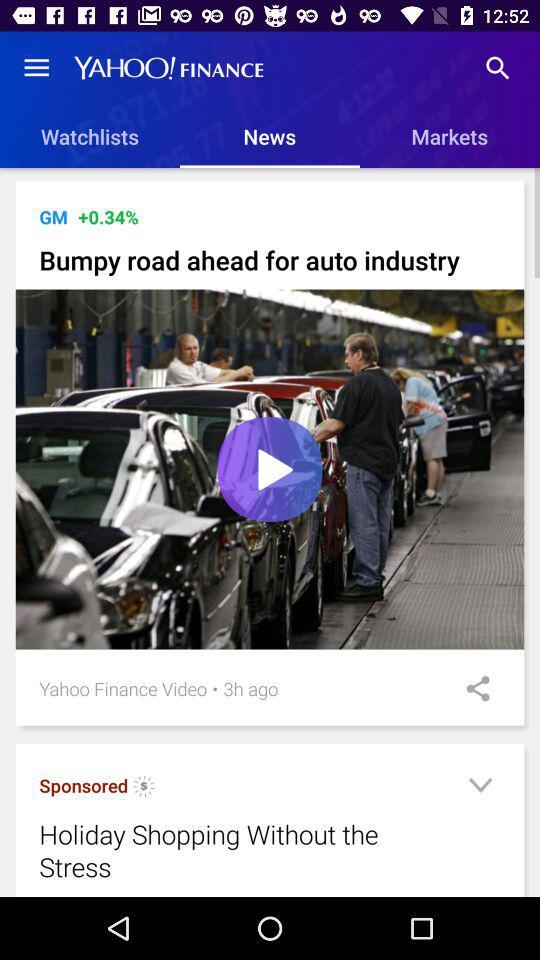 This screenshot has height=960, width=540. What do you see at coordinates (82, 785) in the screenshot?
I see `the sponsored item` at bounding box center [82, 785].